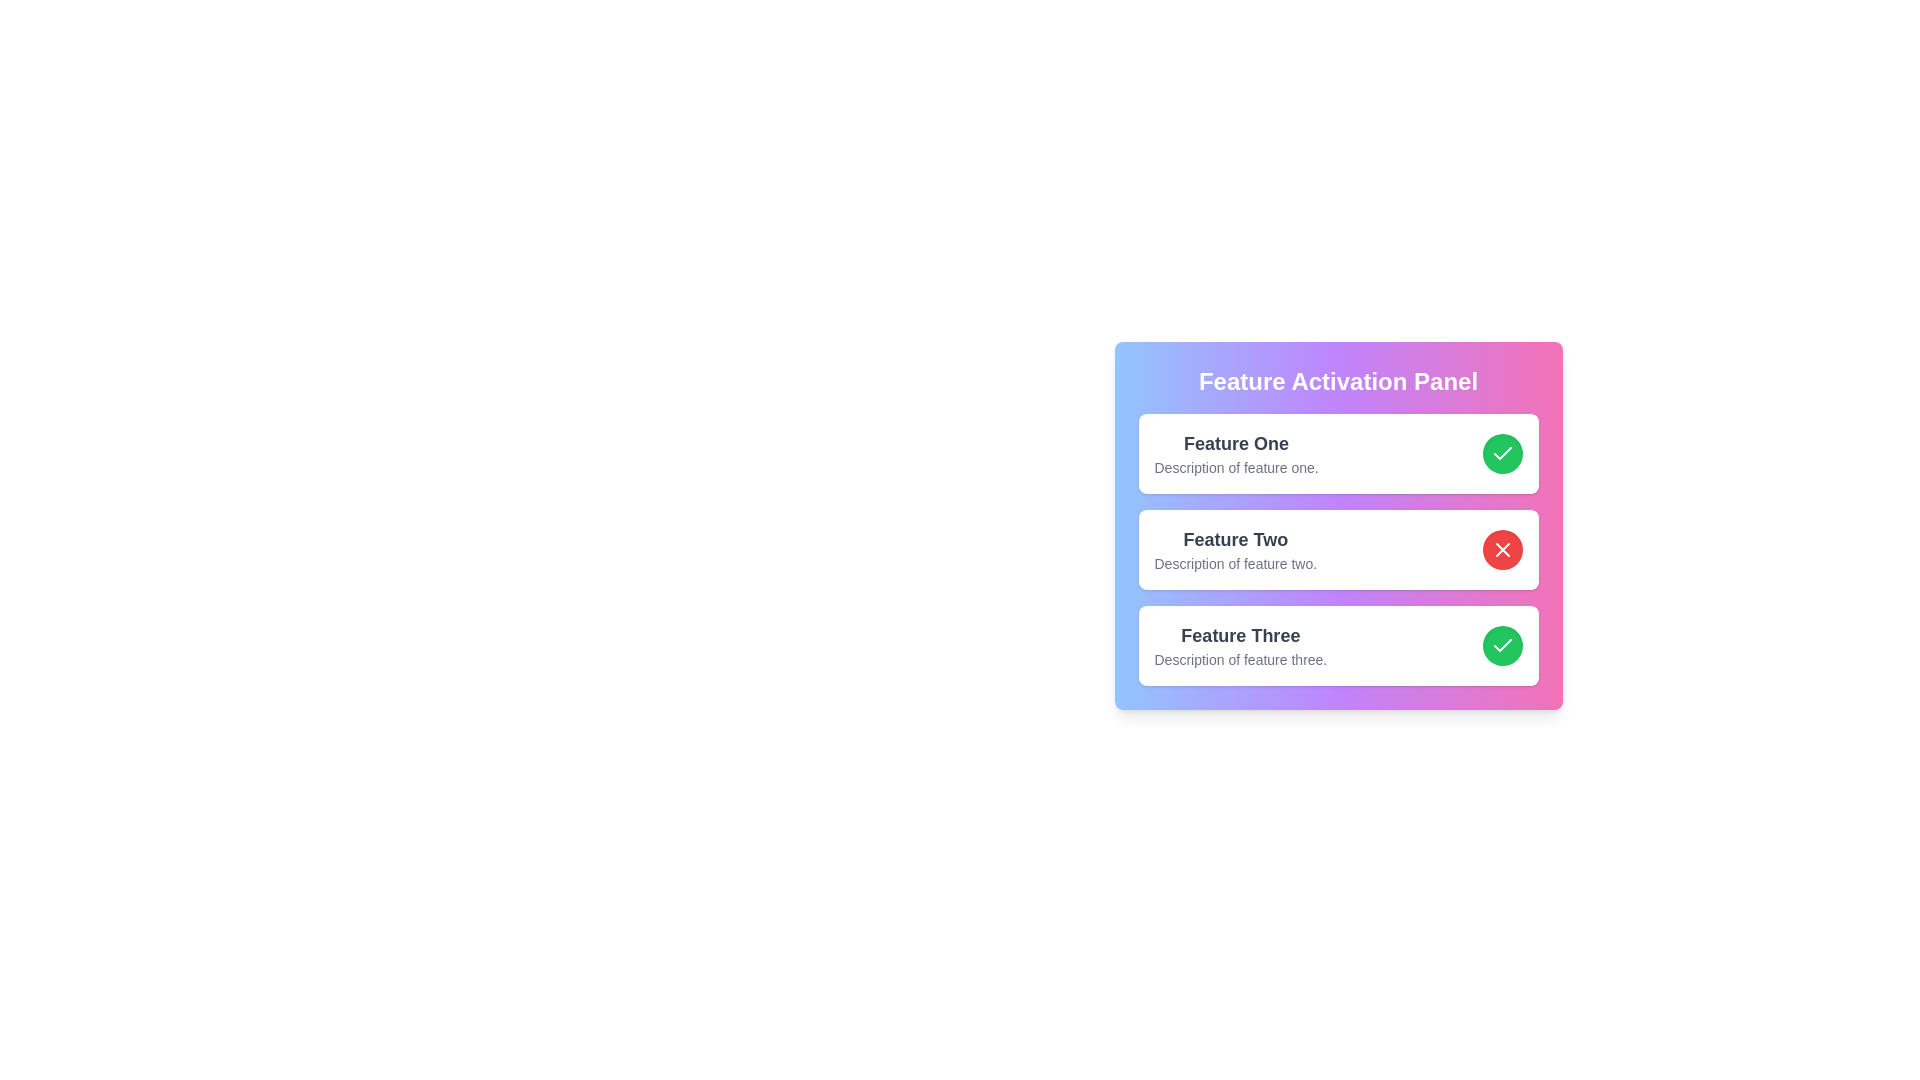  What do you see at coordinates (1502, 550) in the screenshot?
I see `the feature Feature Two` at bounding box center [1502, 550].